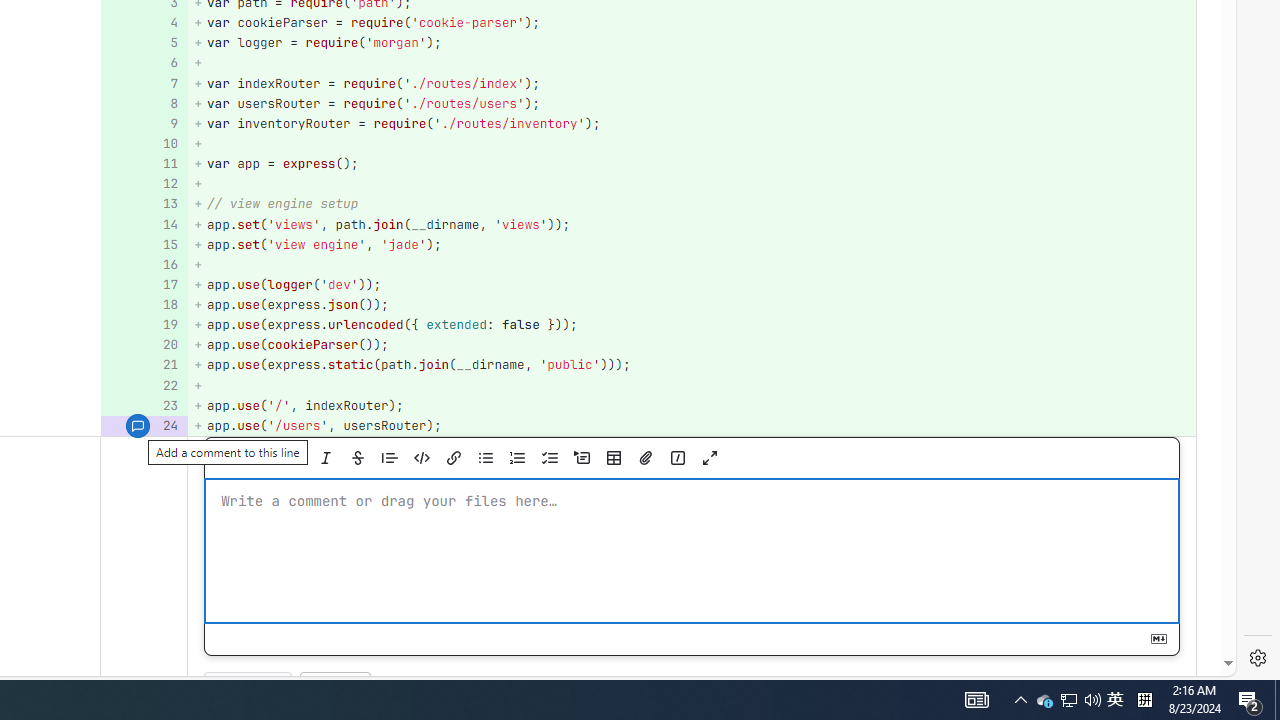 The image size is (1280, 720). I want to click on '11', so click(141, 163).